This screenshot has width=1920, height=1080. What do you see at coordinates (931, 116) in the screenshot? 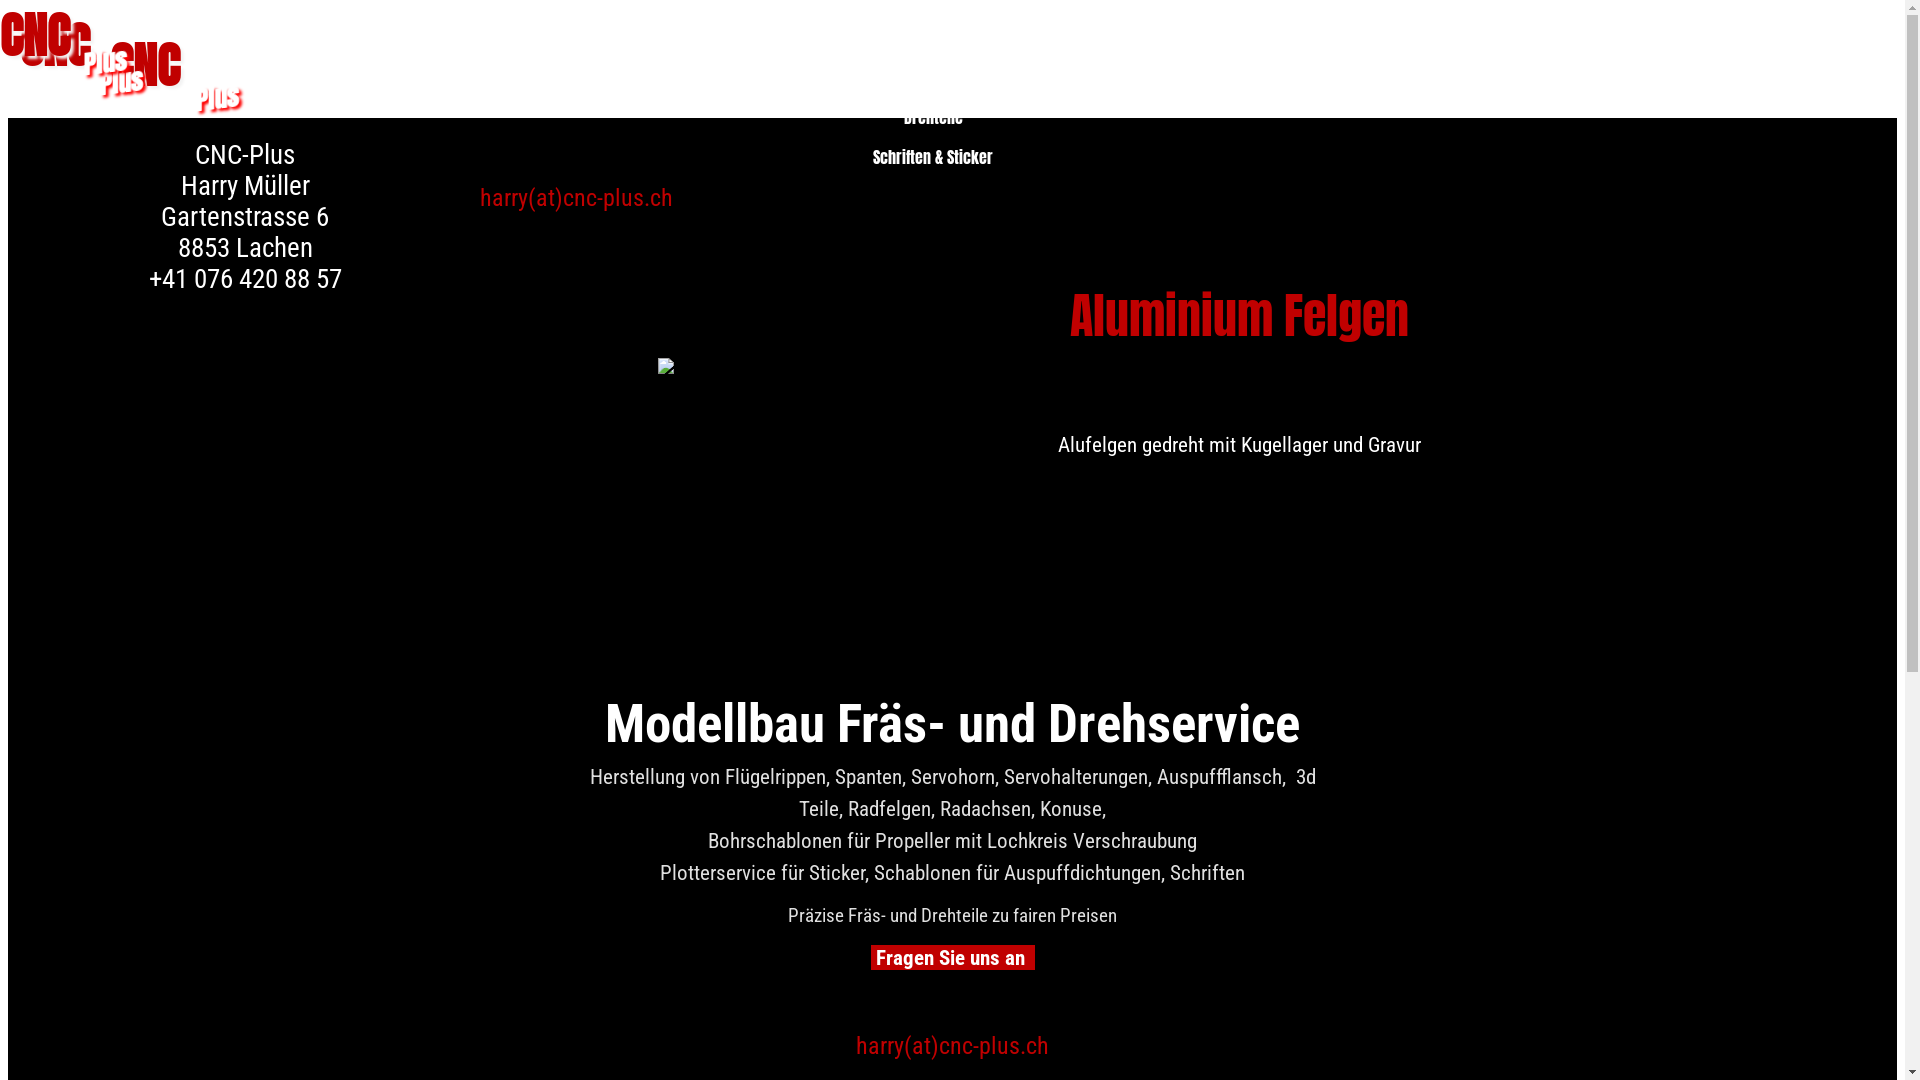
I see `'Drehteile'` at bounding box center [931, 116].